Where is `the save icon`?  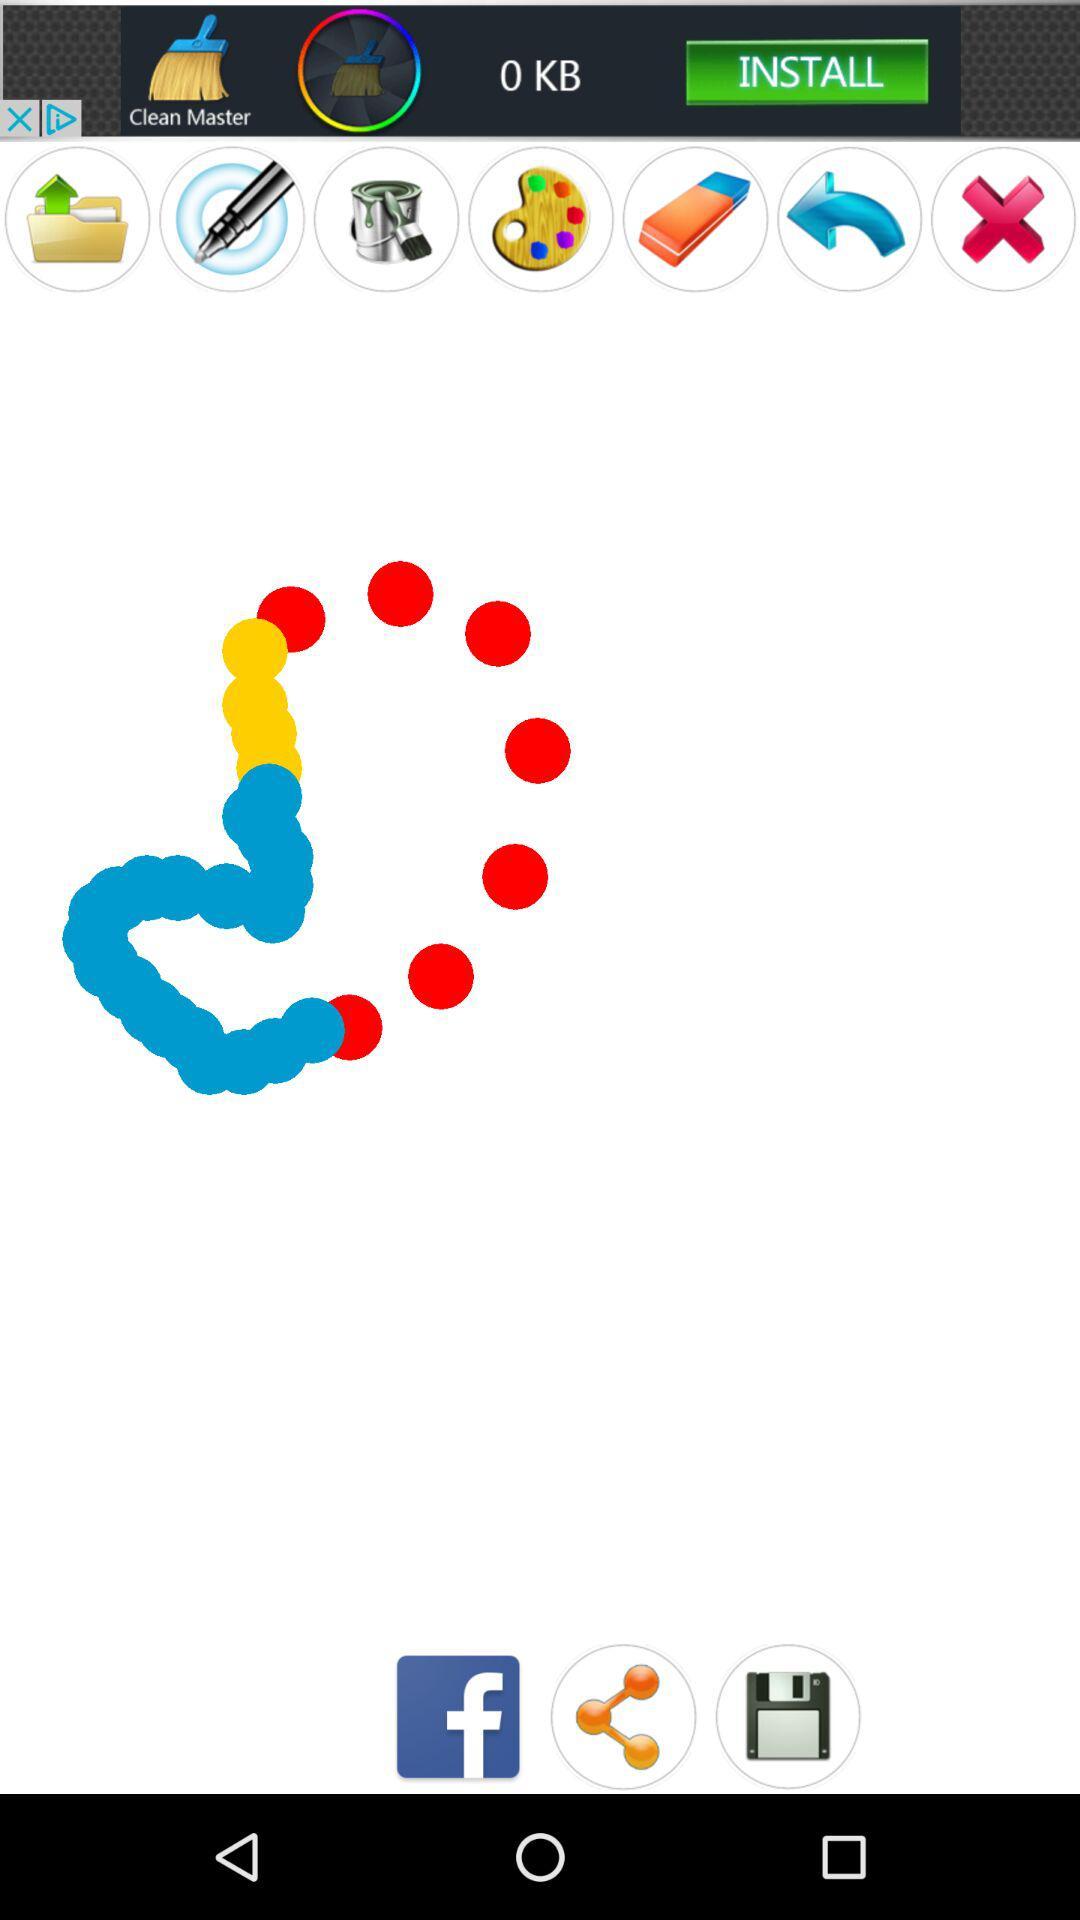
the save icon is located at coordinates (786, 1836).